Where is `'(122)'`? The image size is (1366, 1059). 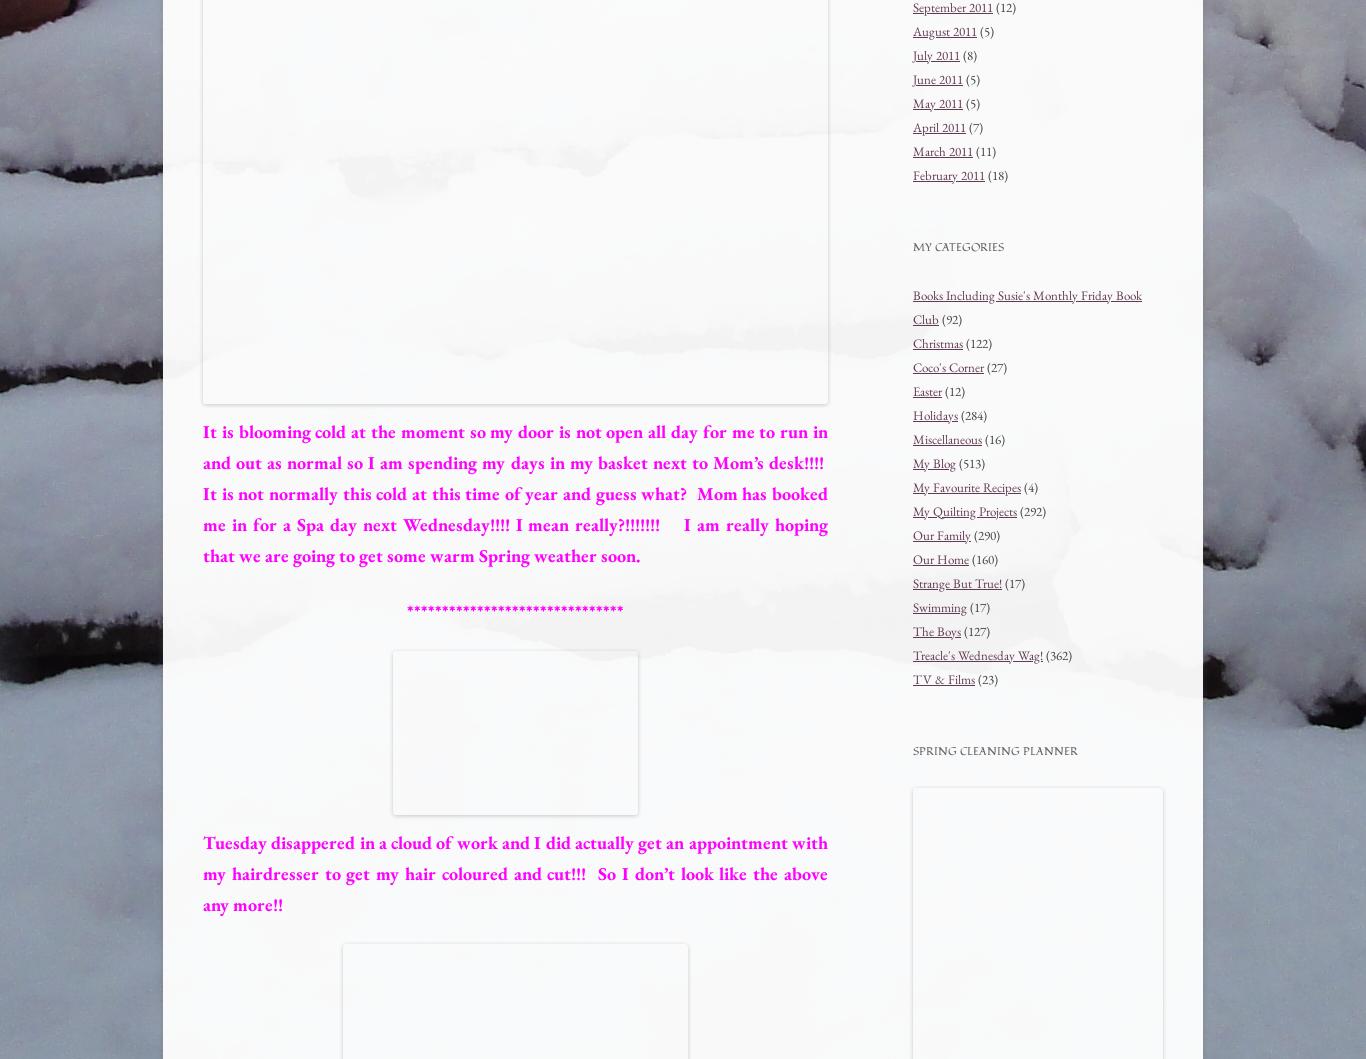 '(122)' is located at coordinates (963, 341).